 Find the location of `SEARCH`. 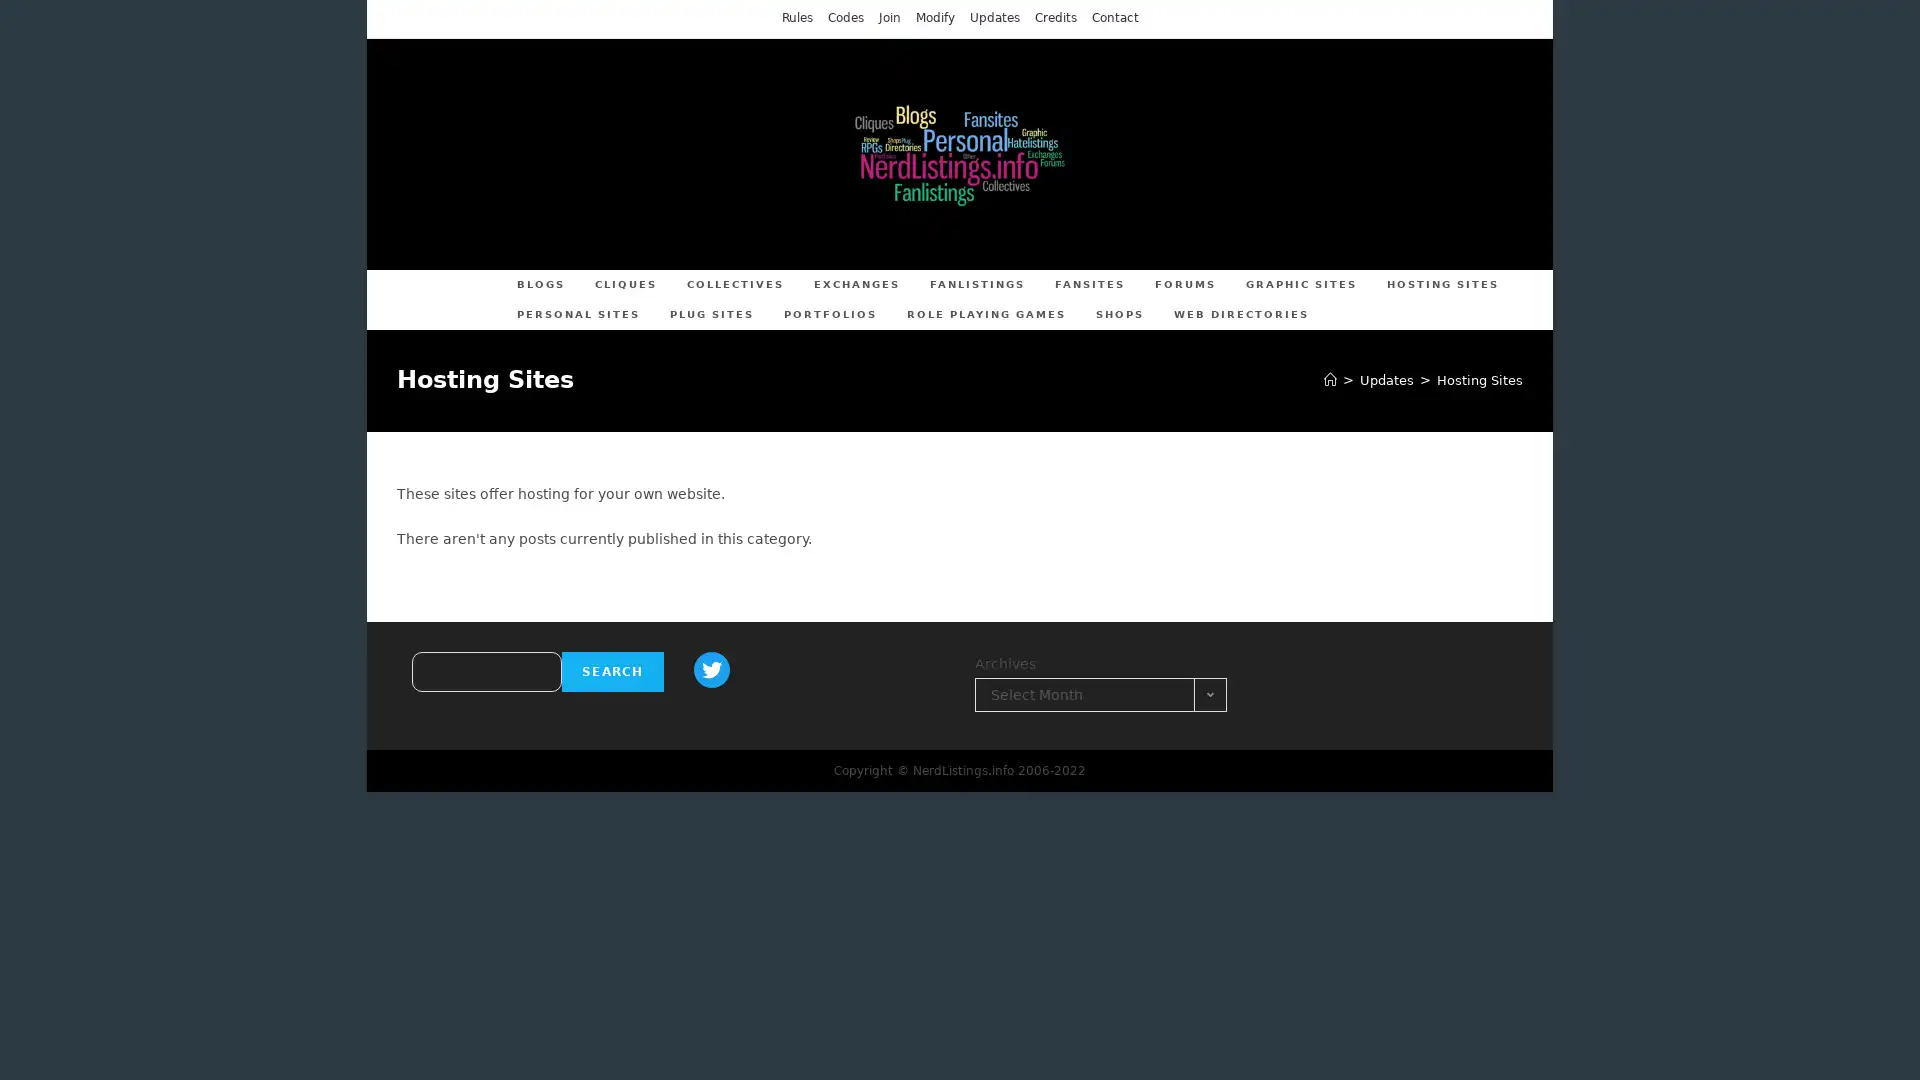

SEARCH is located at coordinates (611, 671).